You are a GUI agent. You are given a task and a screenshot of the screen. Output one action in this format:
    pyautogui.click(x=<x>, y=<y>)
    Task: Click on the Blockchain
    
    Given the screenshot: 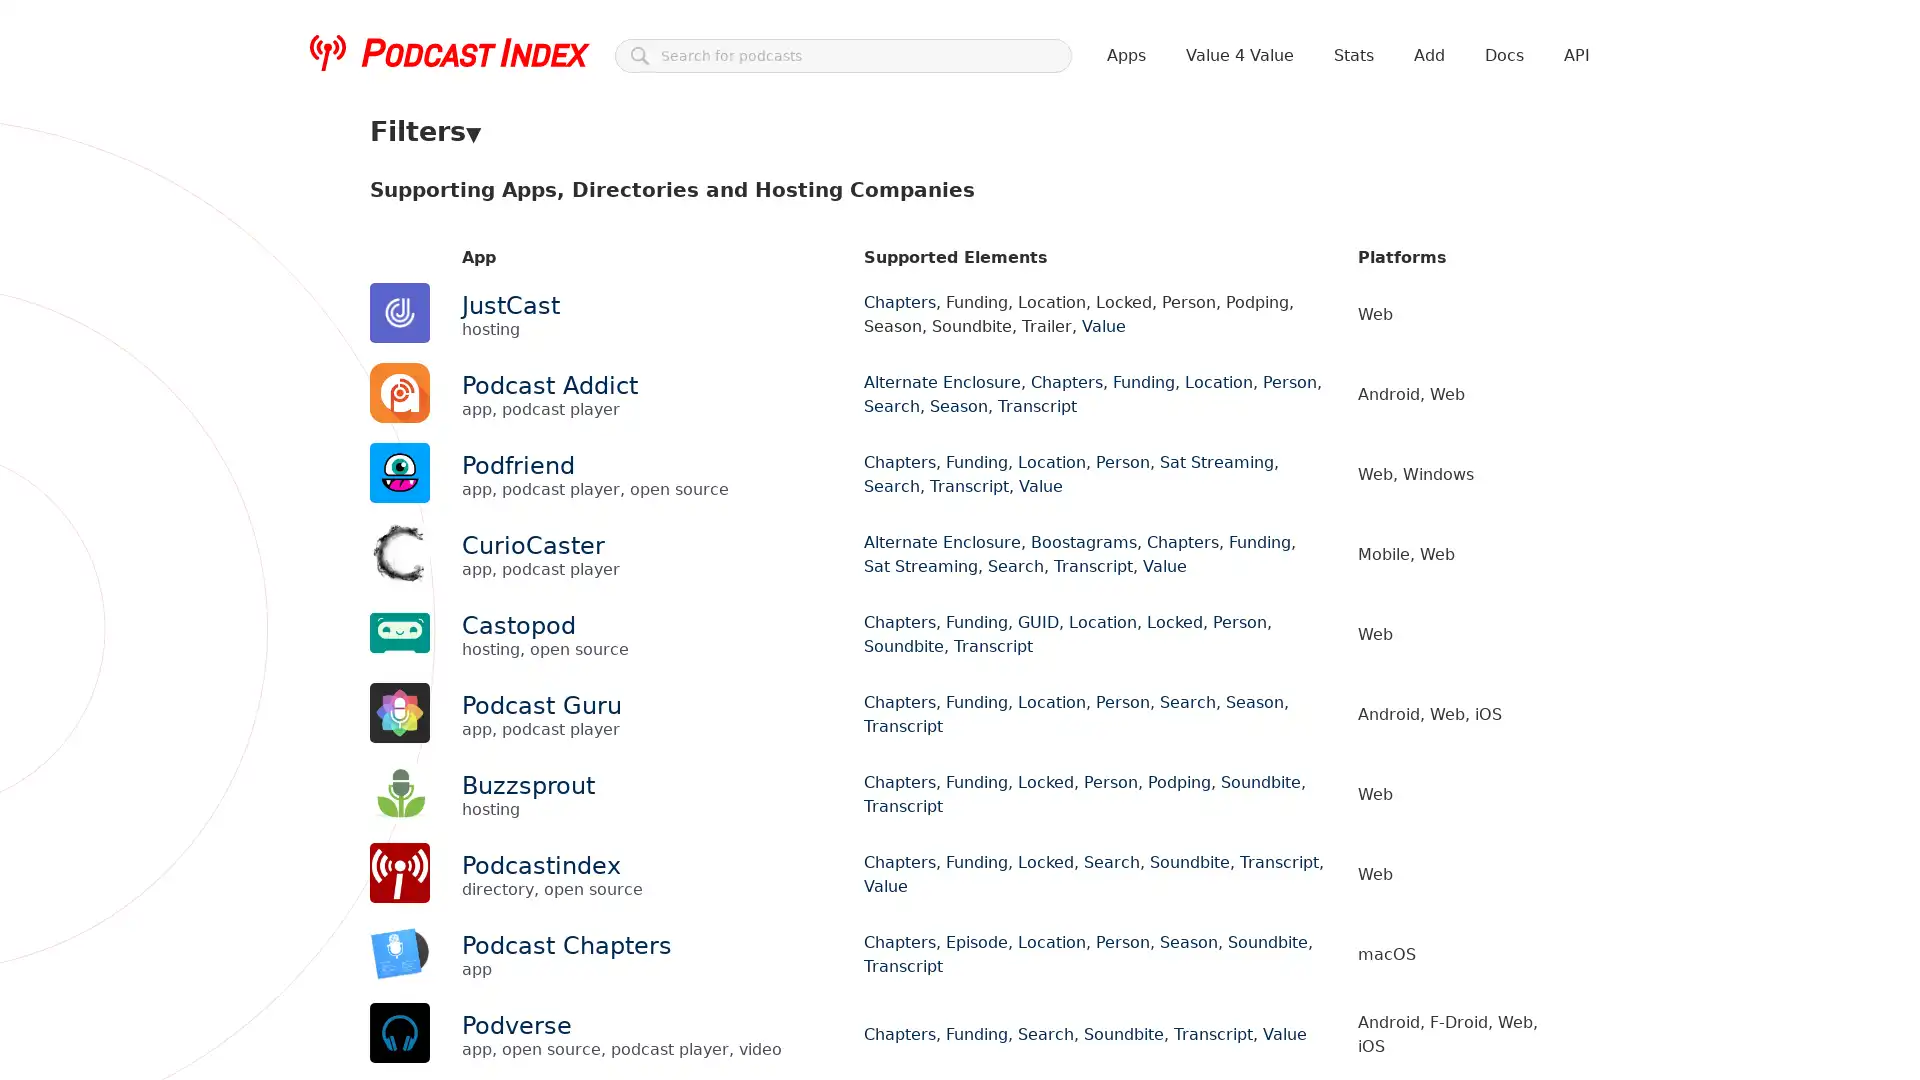 What is the action you would take?
    pyautogui.click(x=521, y=193)
    